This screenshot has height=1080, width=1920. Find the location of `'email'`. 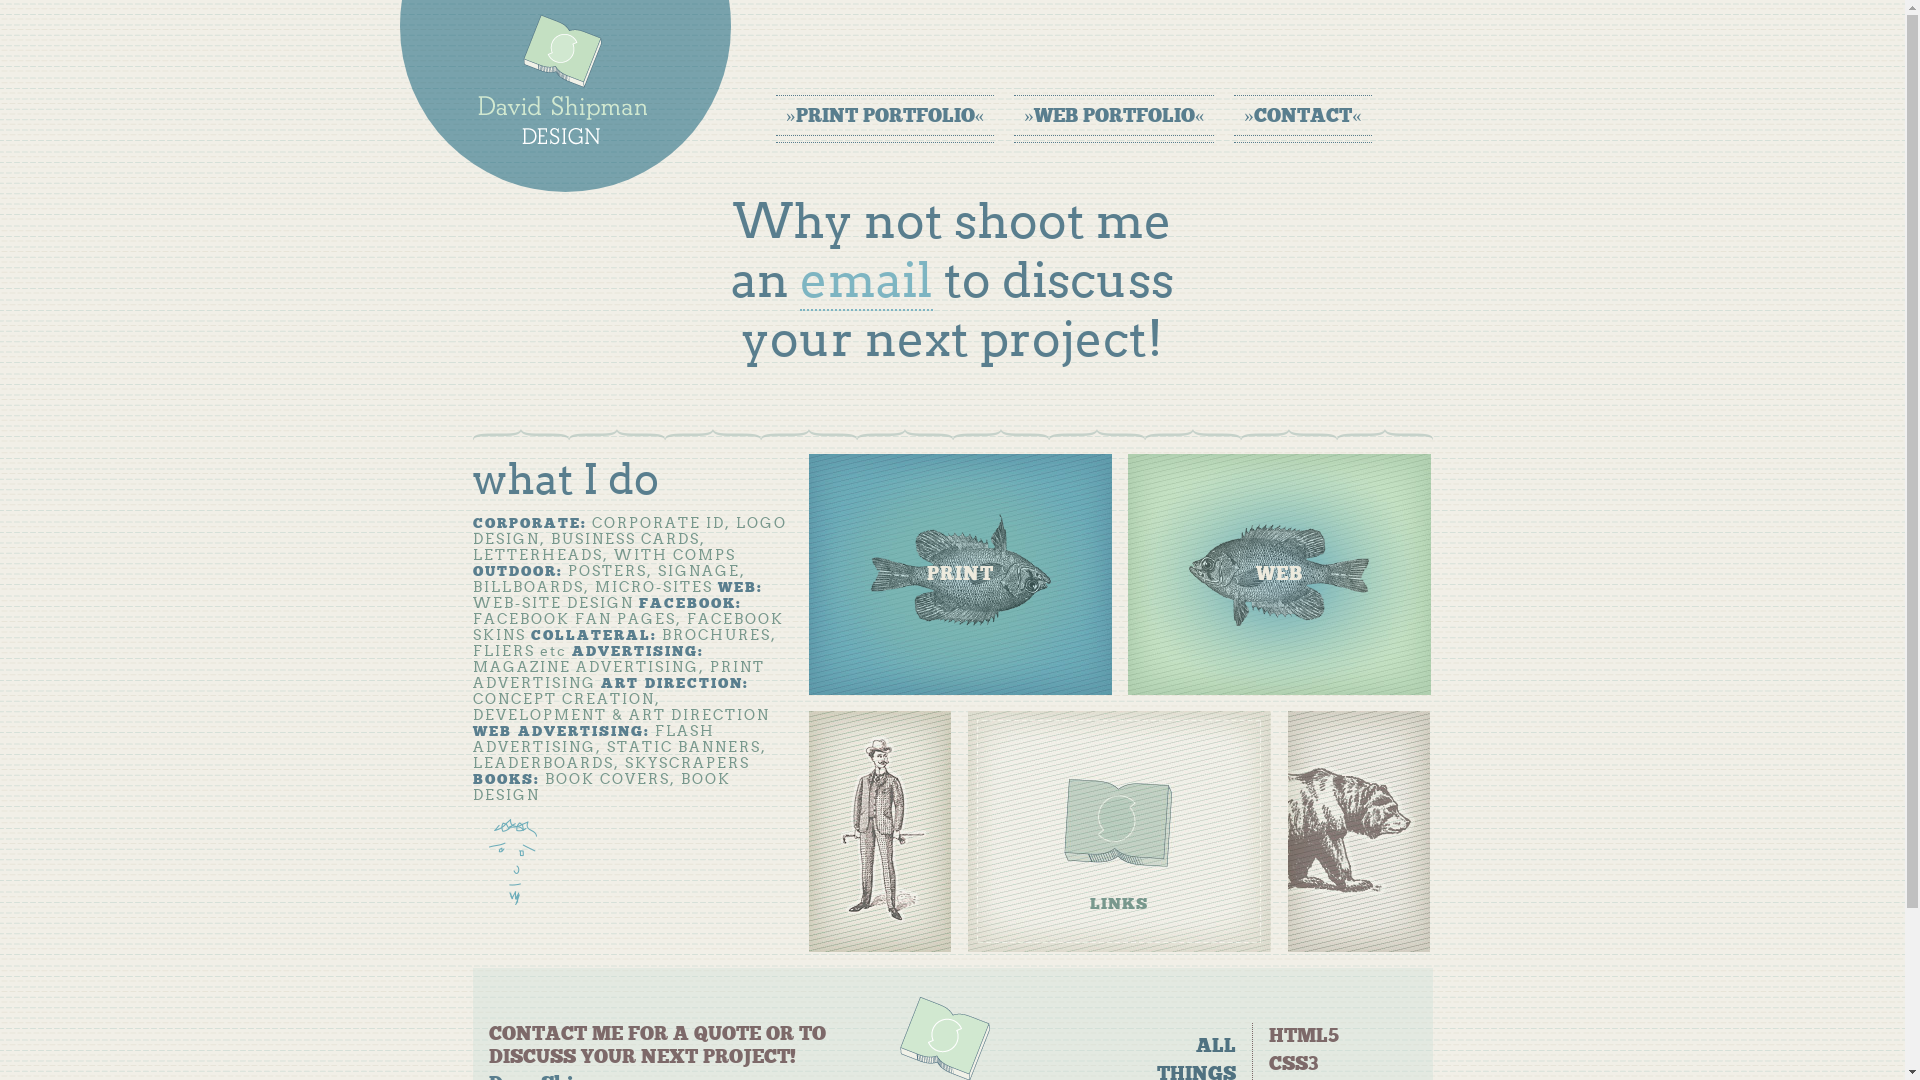

'email' is located at coordinates (866, 280).